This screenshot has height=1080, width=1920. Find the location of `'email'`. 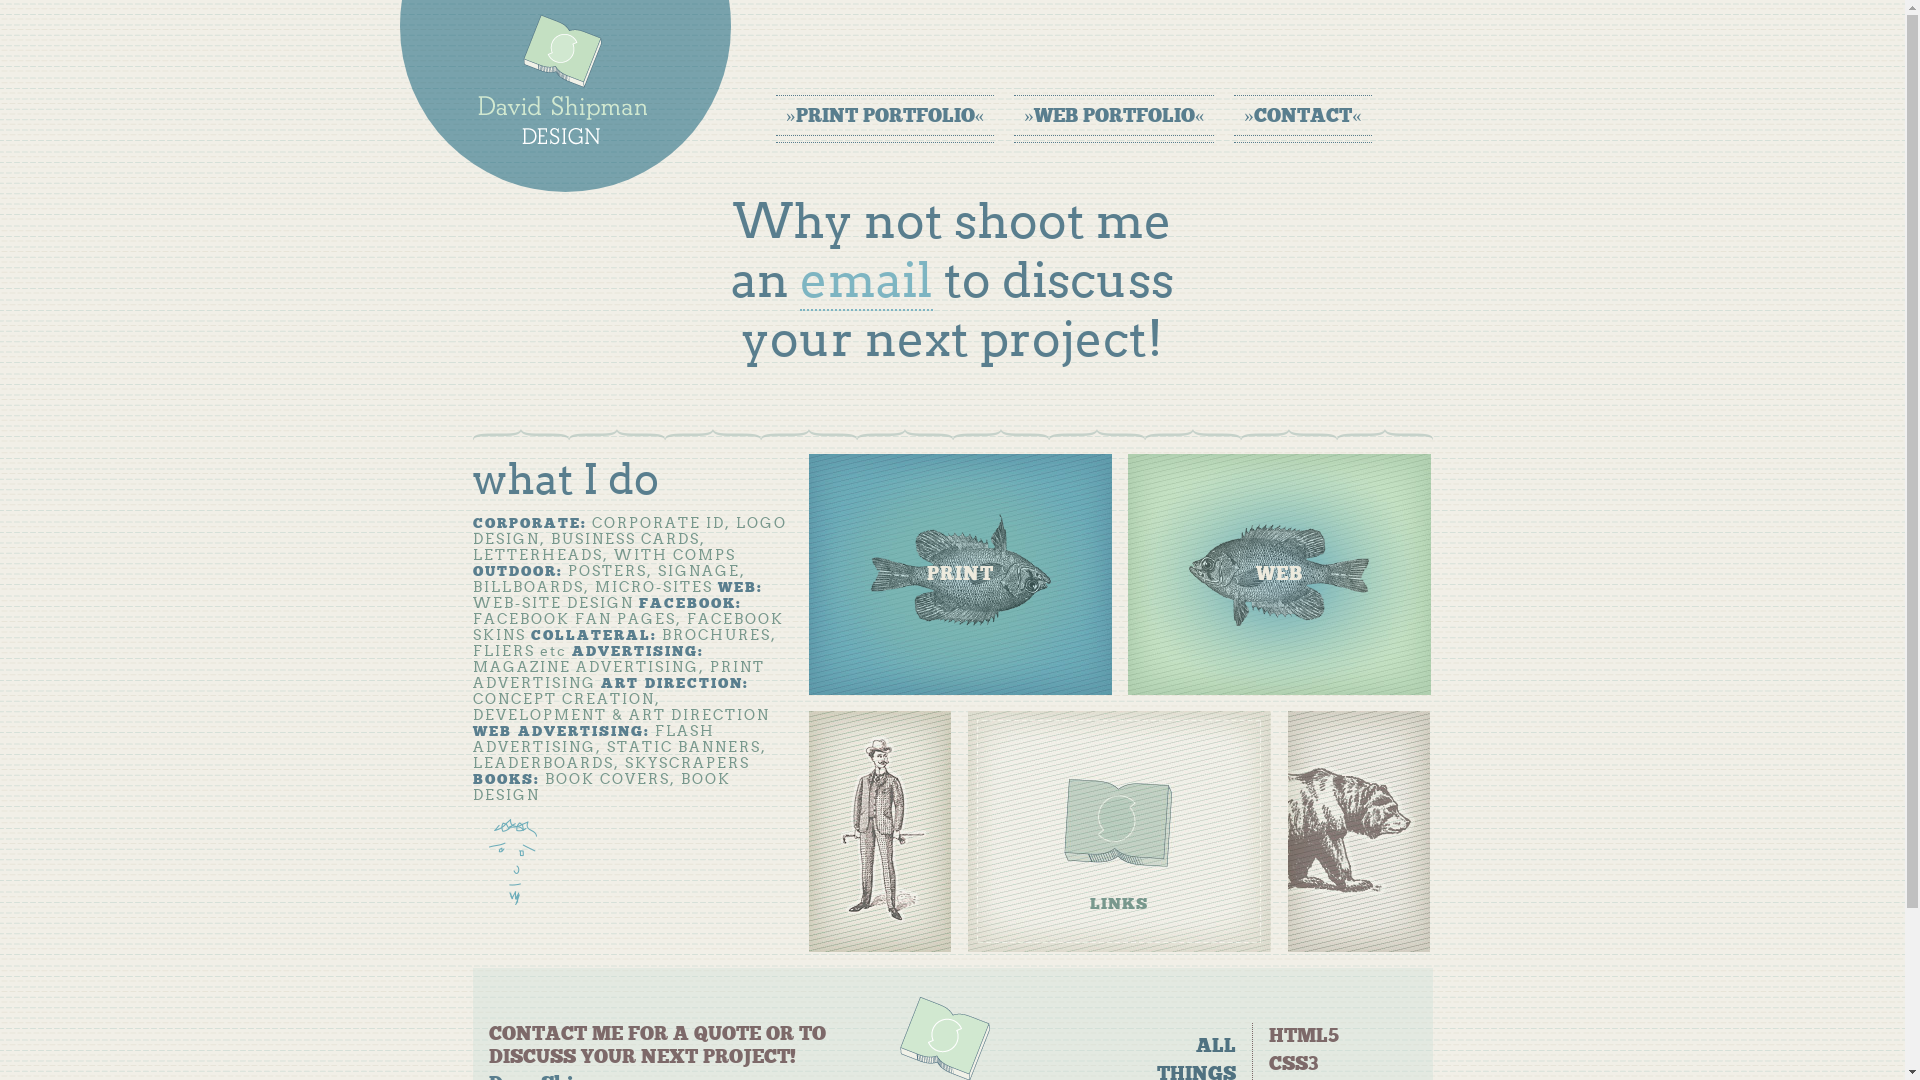

'email' is located at coordinates (866, 280).